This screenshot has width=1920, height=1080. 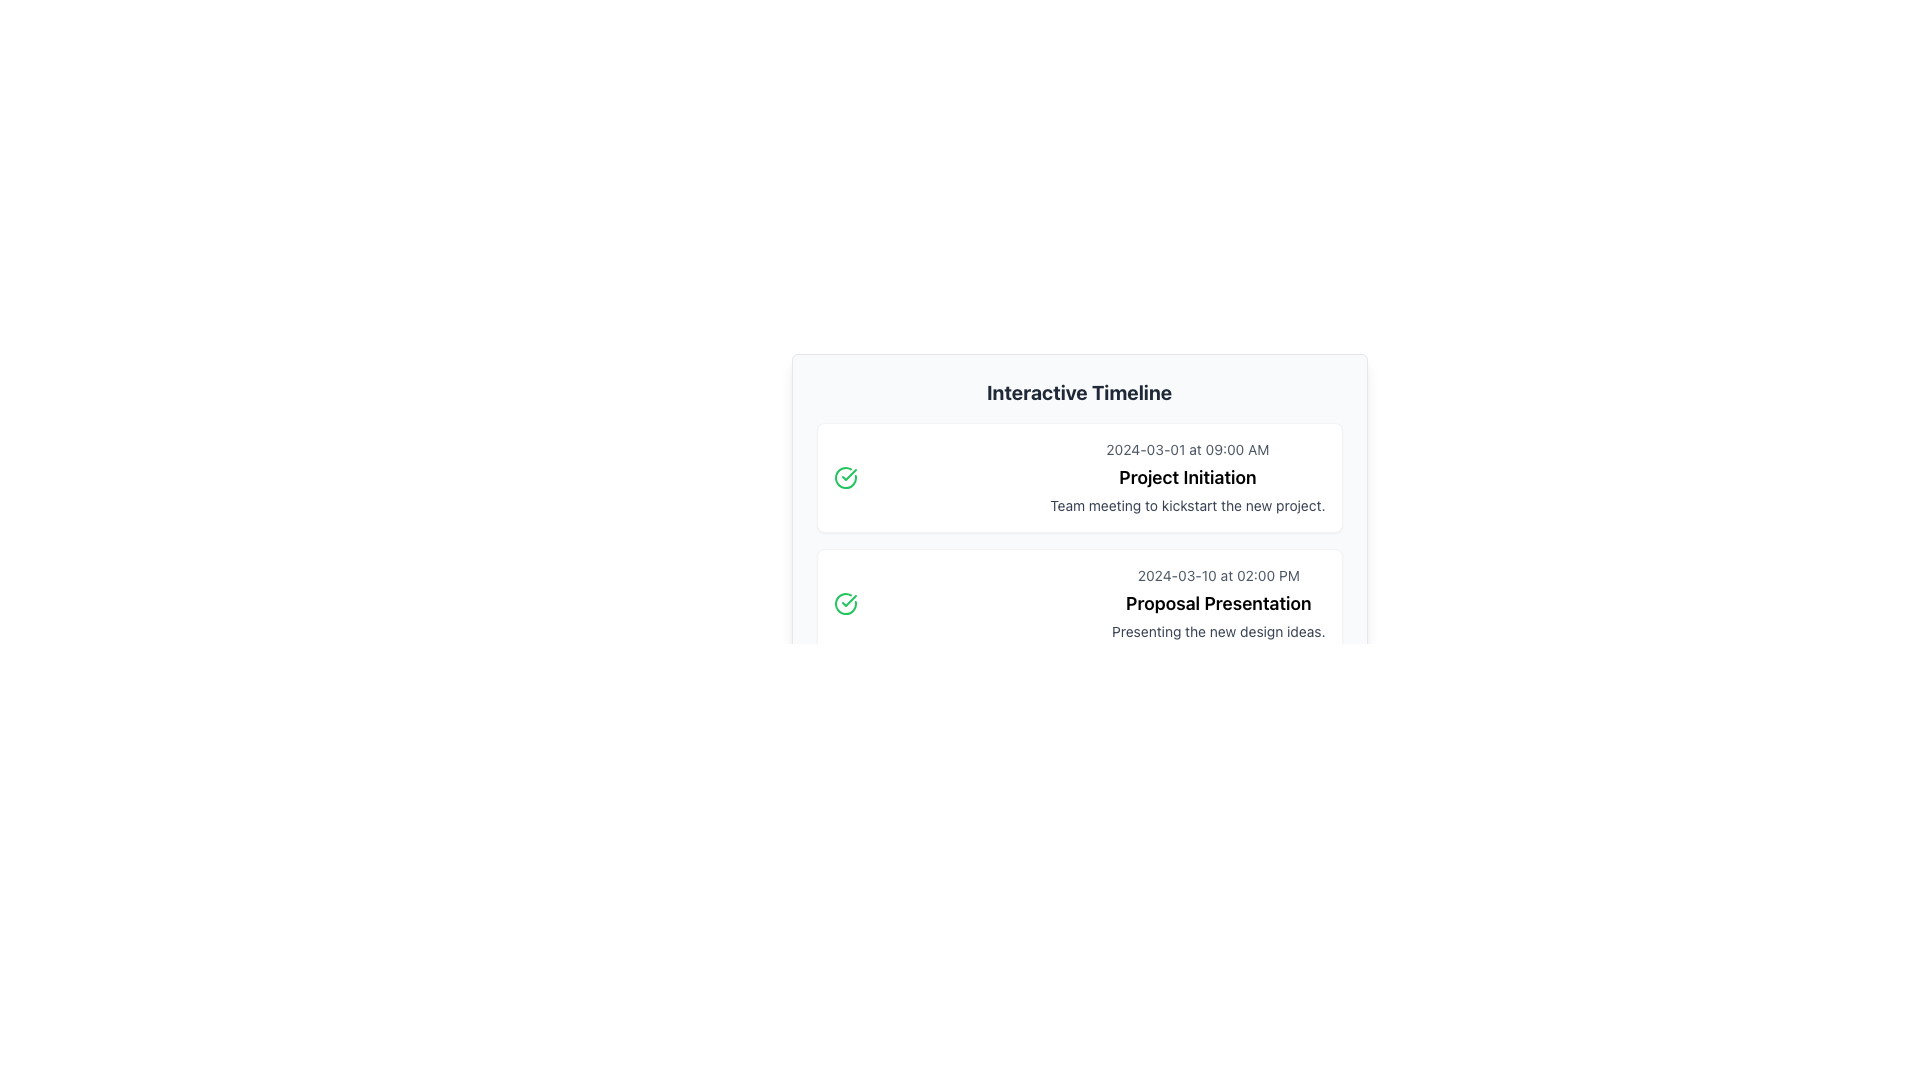 I want to click on text element that displays 'Presenting the new design ideas.' located below the 'Proposal Presentation' section in the timeline interface, so click(x=1217, y=632).